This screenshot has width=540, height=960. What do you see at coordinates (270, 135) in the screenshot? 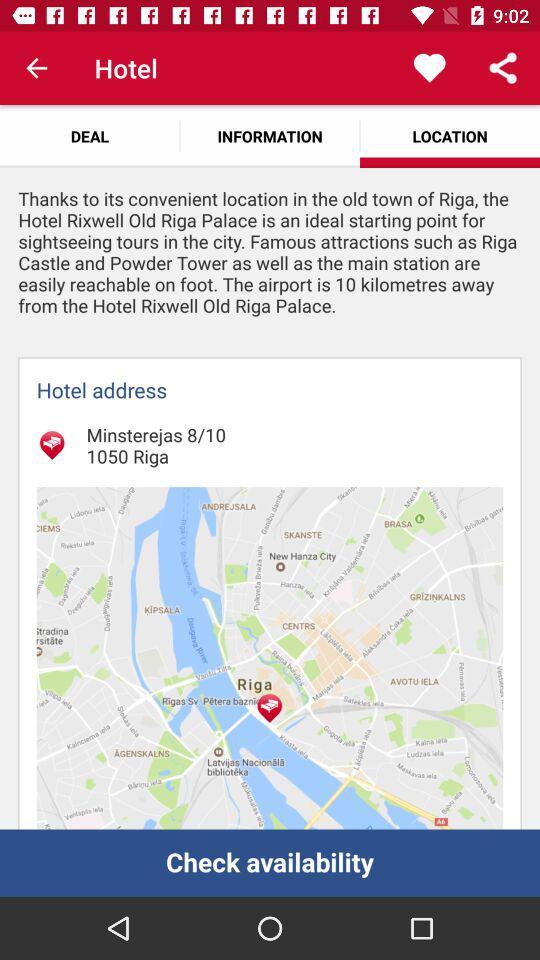
I see `icon next to the location icon` at bounding box center [270, 135].